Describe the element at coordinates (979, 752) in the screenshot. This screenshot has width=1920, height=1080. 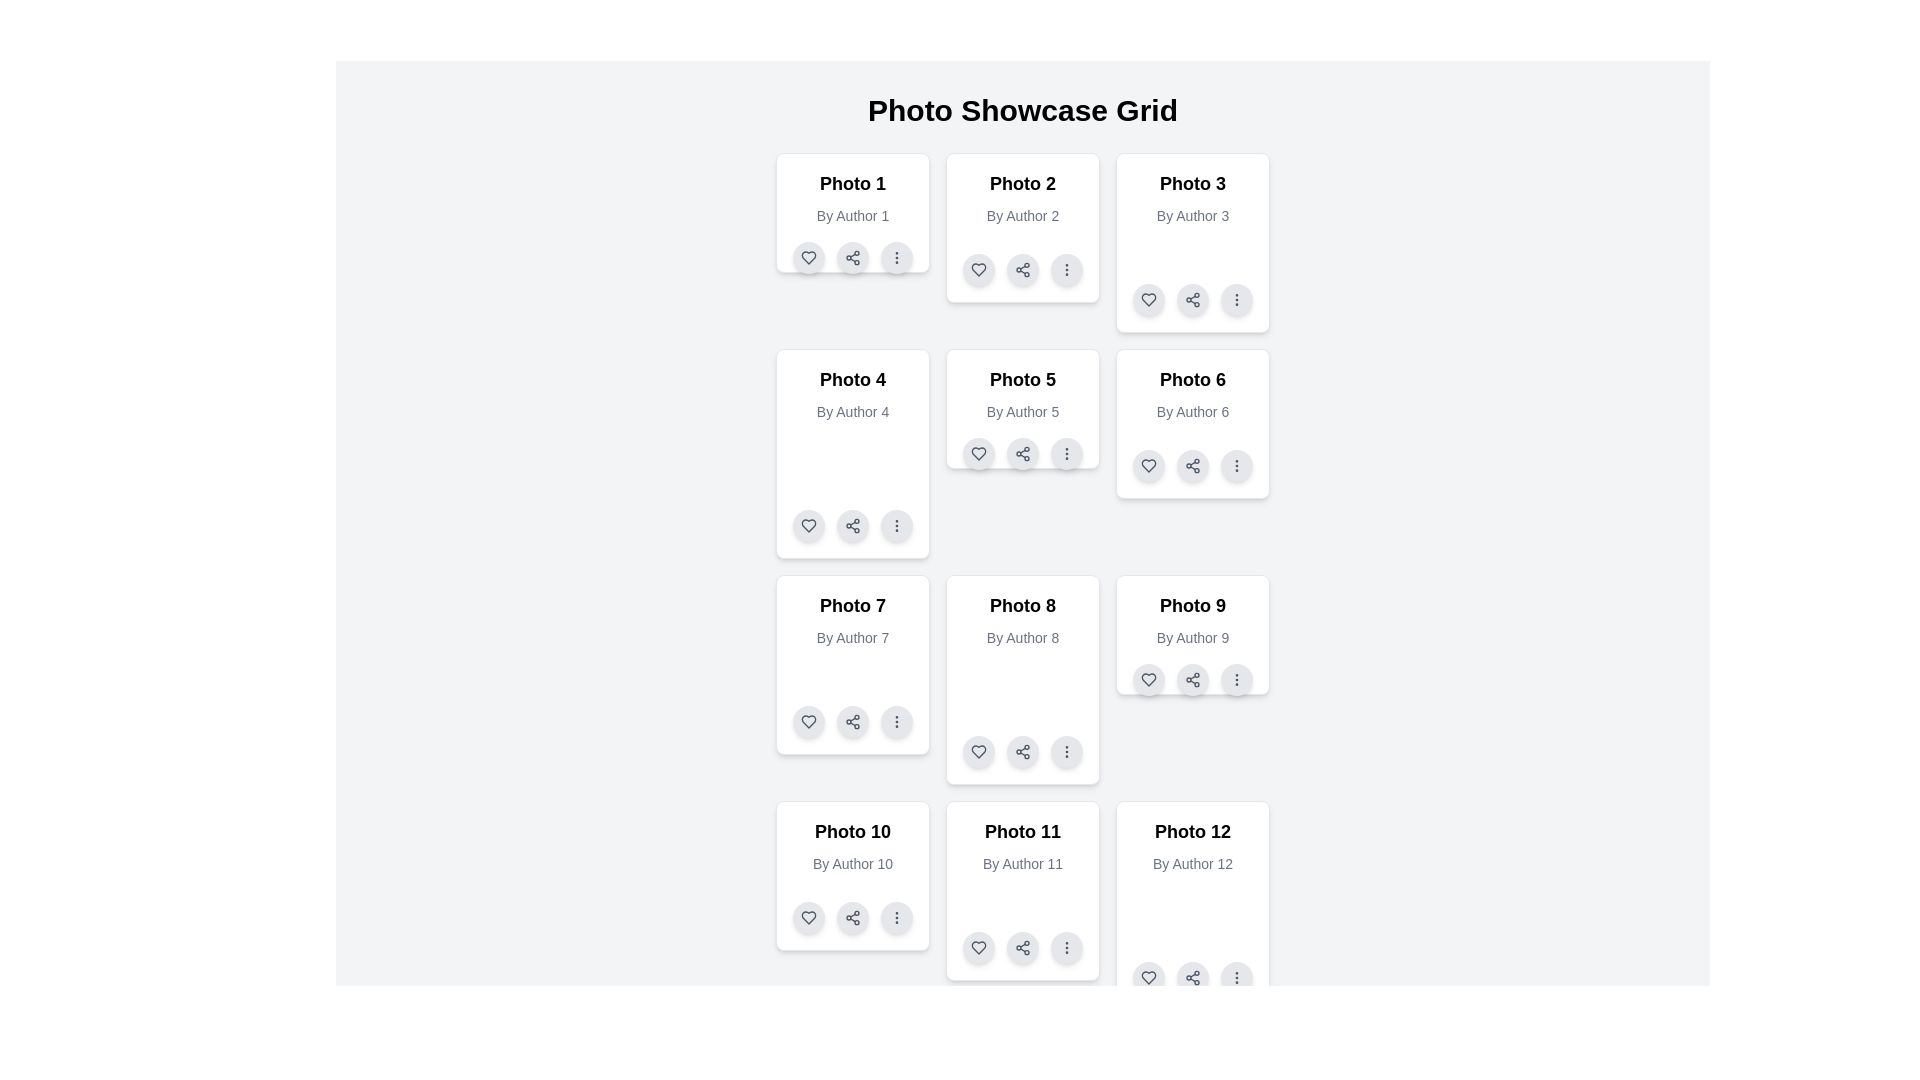
I see `the button` at that location.